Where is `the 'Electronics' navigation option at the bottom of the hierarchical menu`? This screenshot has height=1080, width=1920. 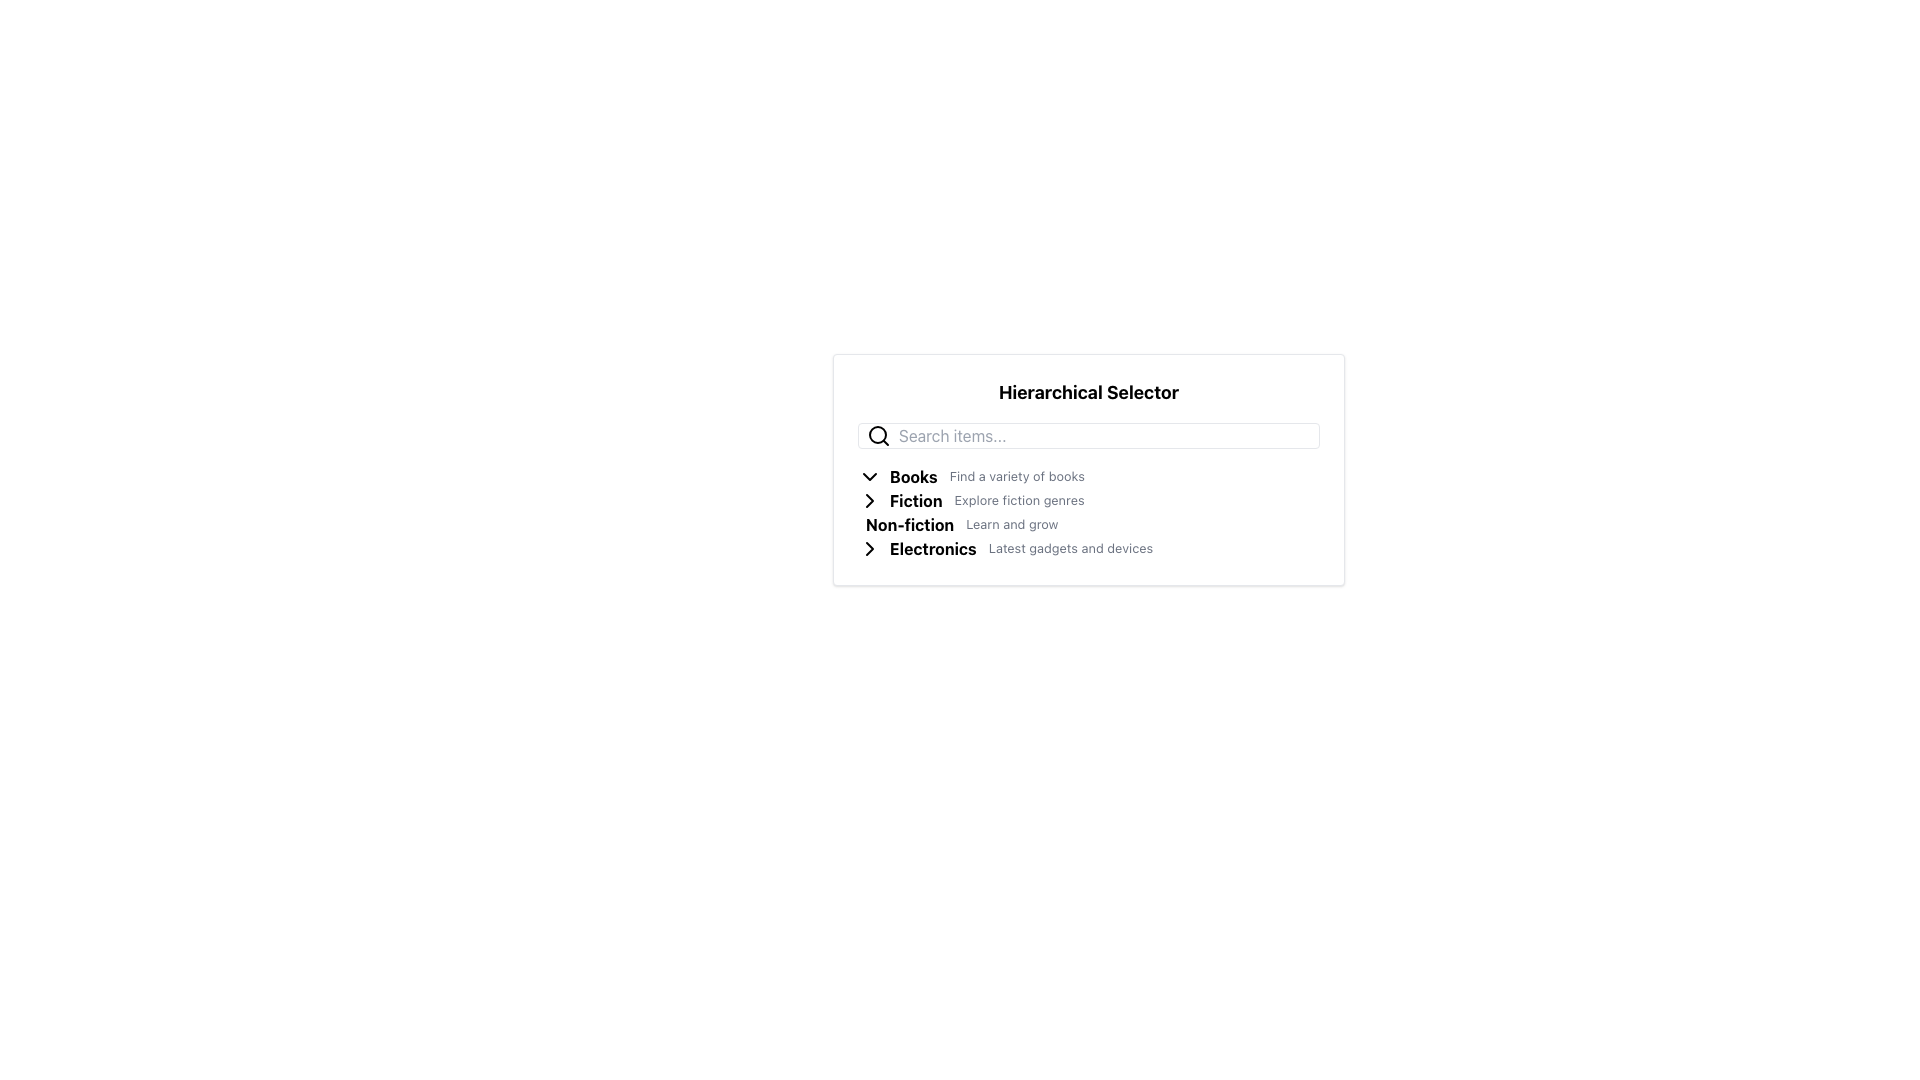
the 'Electronics' navigation option at the bottom of the hierarchical menu is located at coordinates (1088, 548).